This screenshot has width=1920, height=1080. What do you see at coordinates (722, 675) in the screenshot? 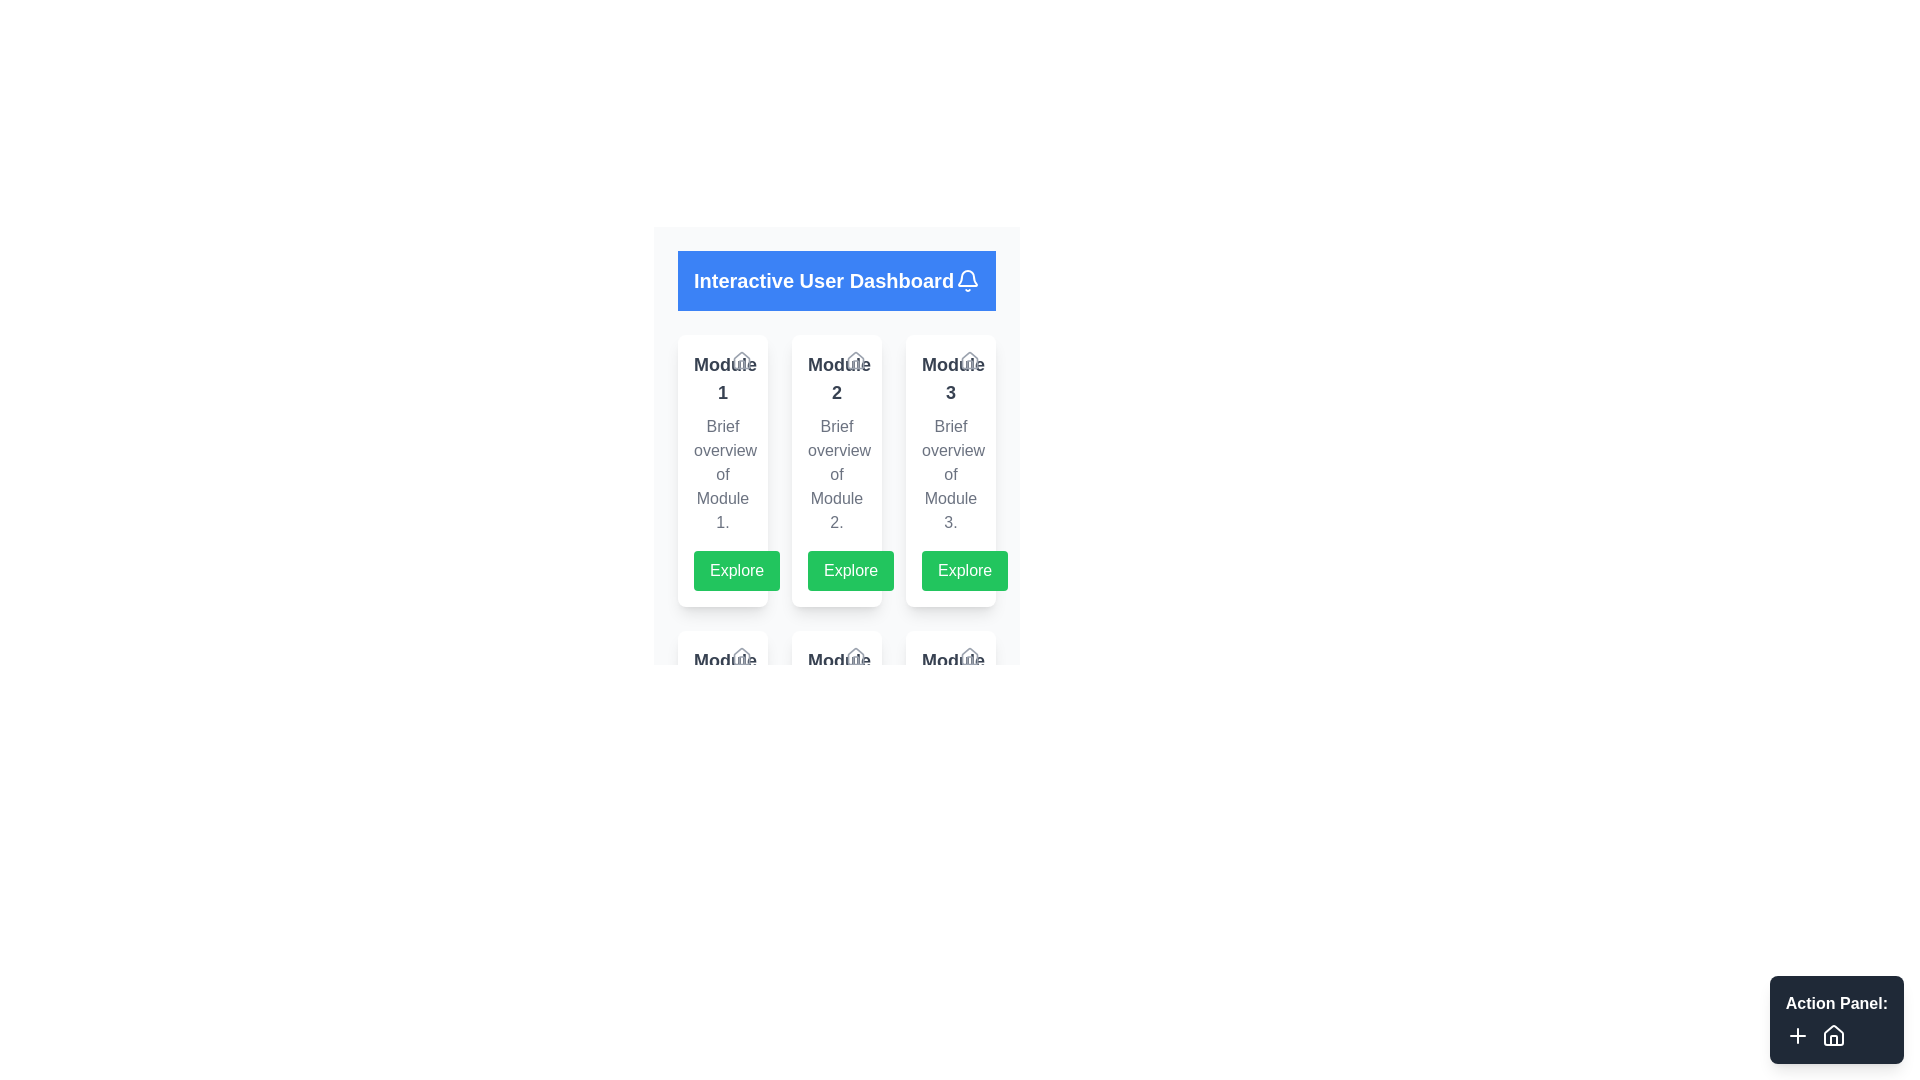
I see `the Text label that presents the title of the module, located in the fourth card component in a grid layout, above the description text 'Brief overview of Module 4.'` at bounding box center [722, 675].